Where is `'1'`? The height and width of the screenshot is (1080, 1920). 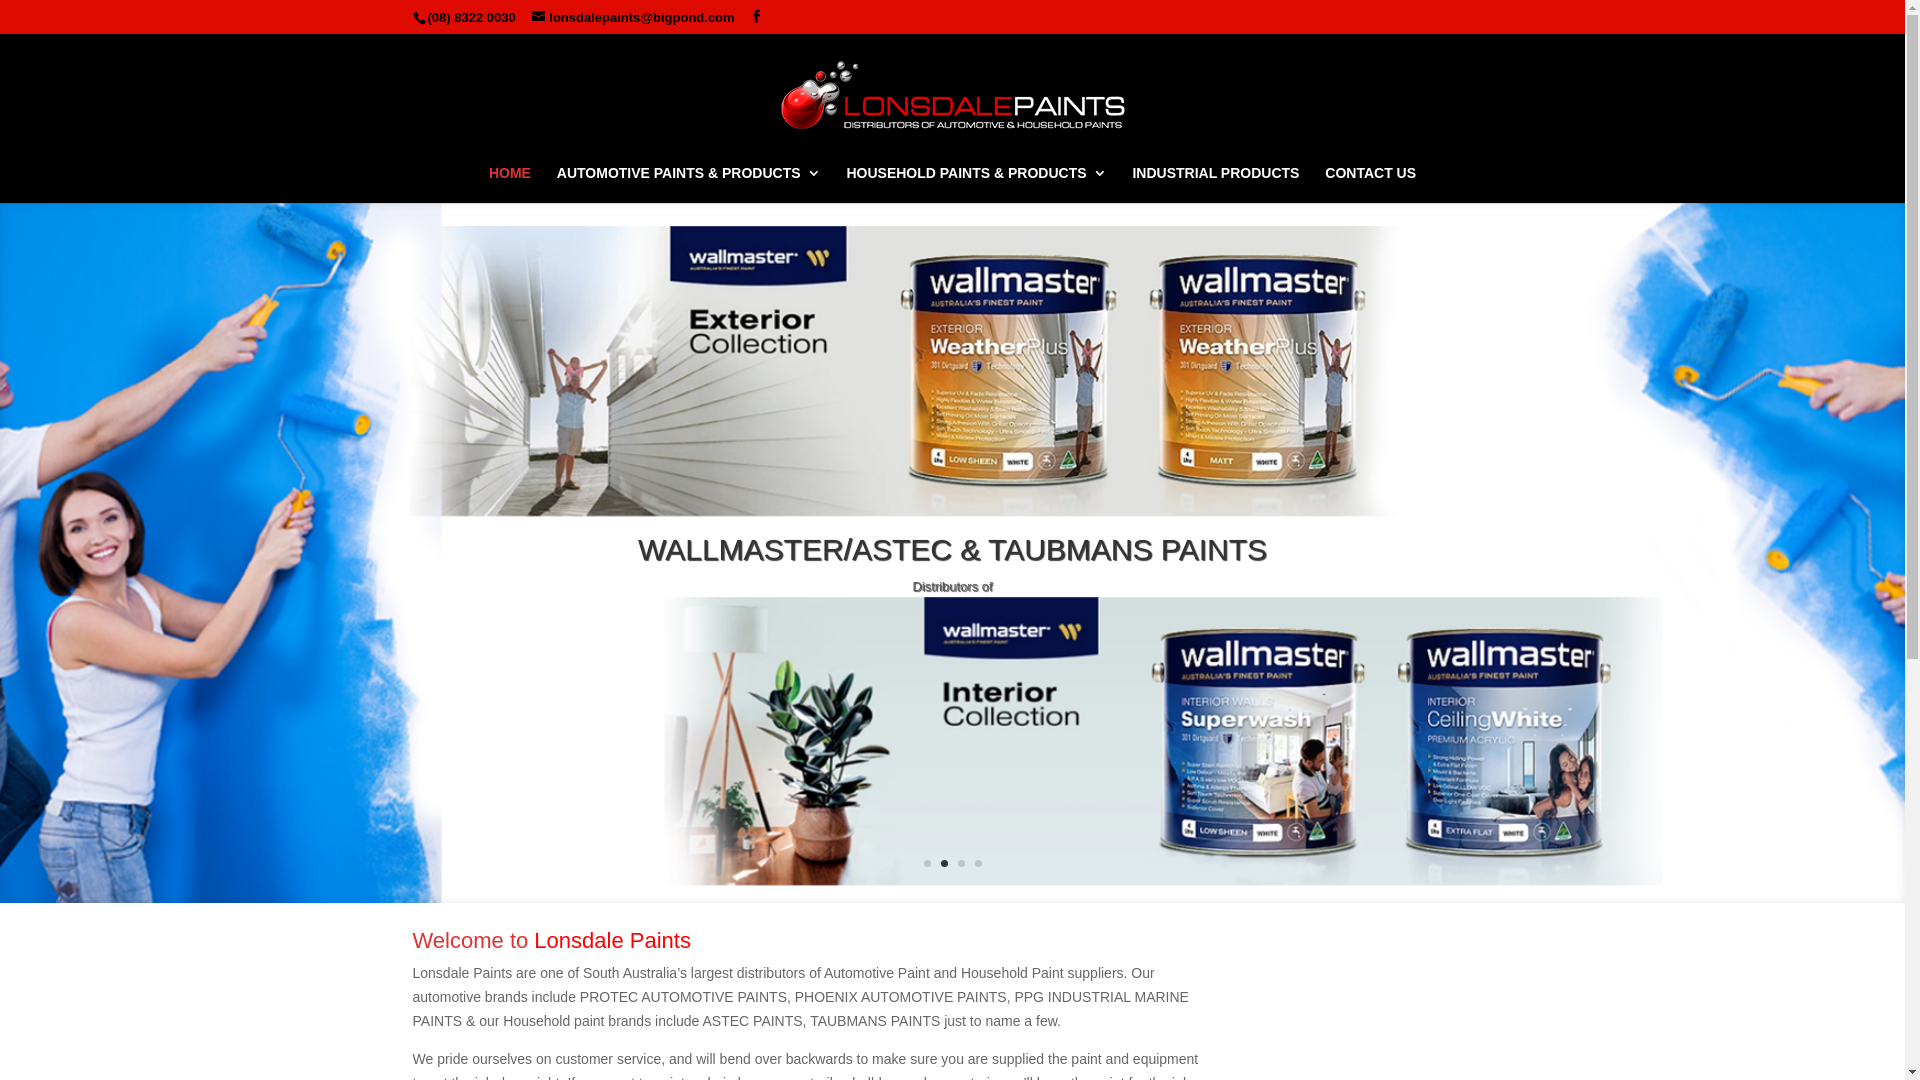
'1' is located at coordinates (926, 862).